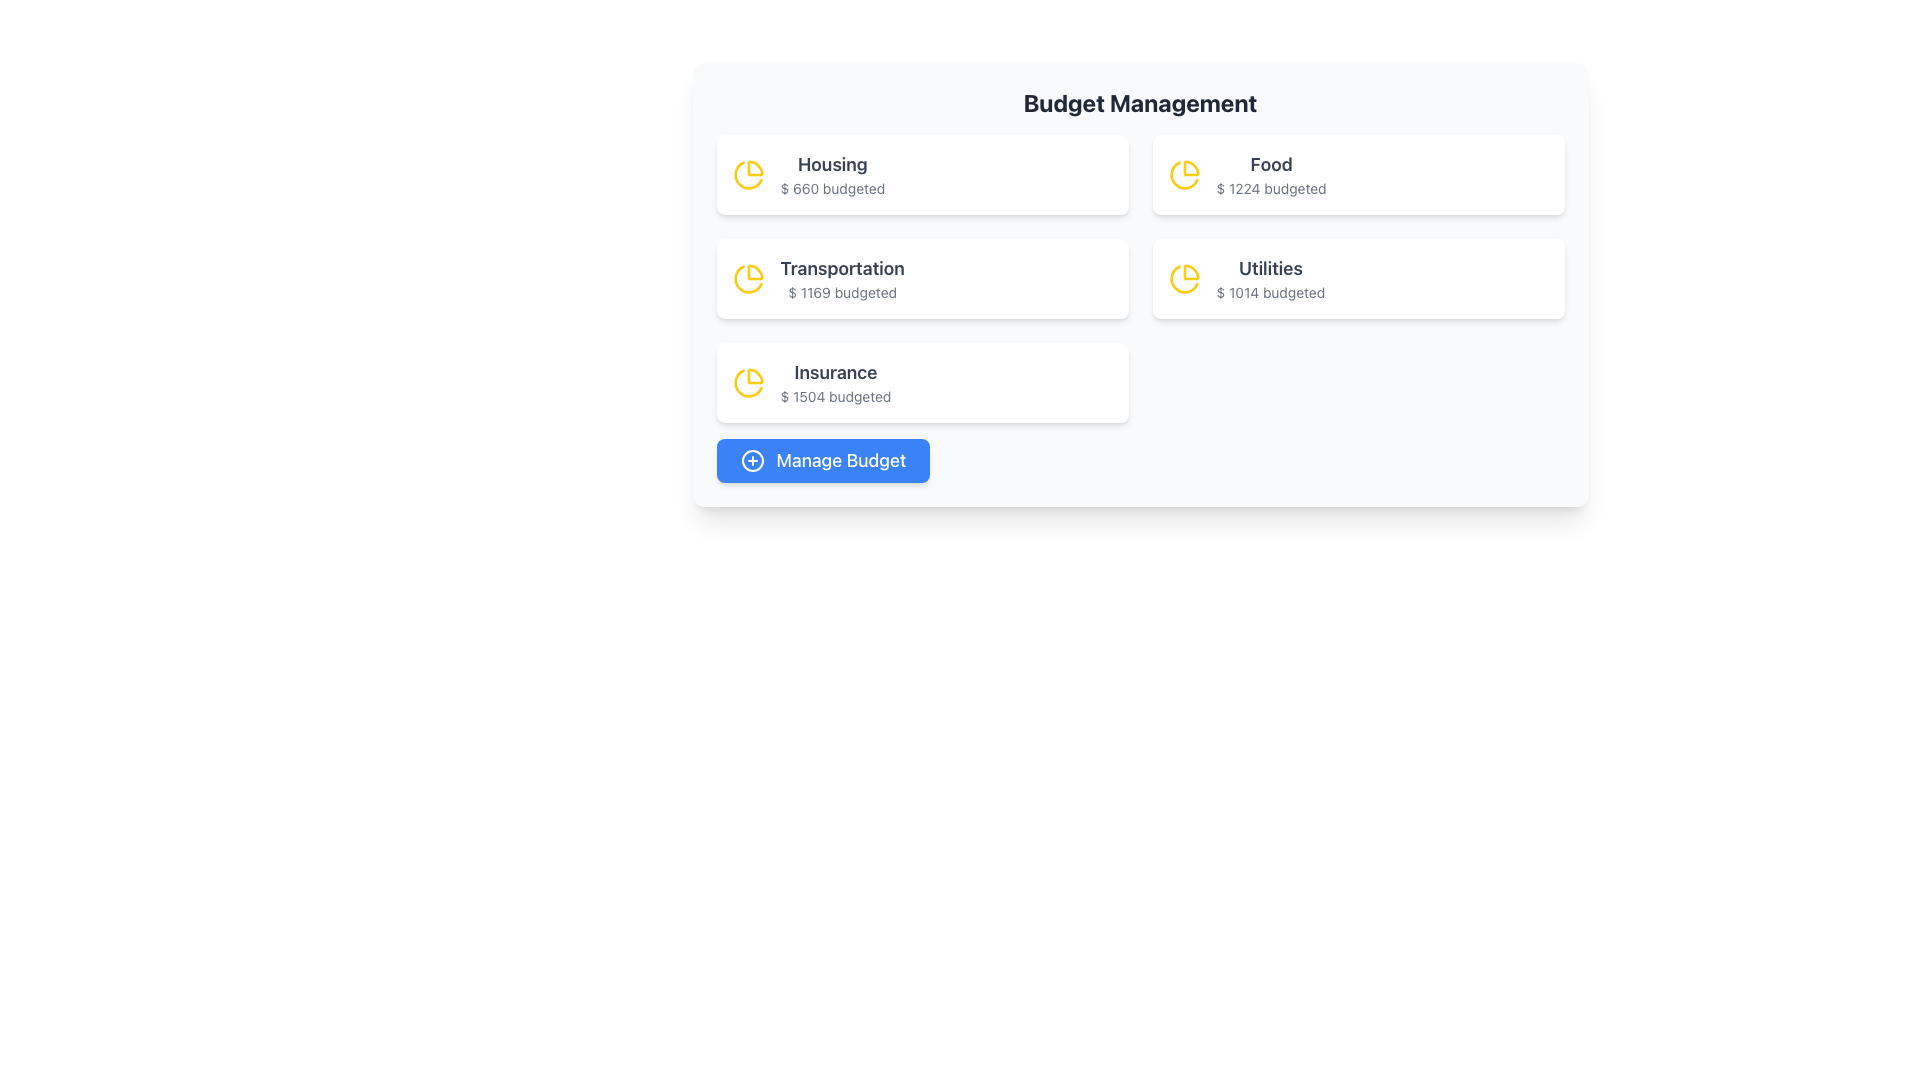 This screenshot has height=1080, width=1920. Describe the element at coordinates (1270, 189) in the screenshot. I see `budgeted amount information from the Text label located beneath the 'Food' label in the upper-right card of the grid layout` at that location.